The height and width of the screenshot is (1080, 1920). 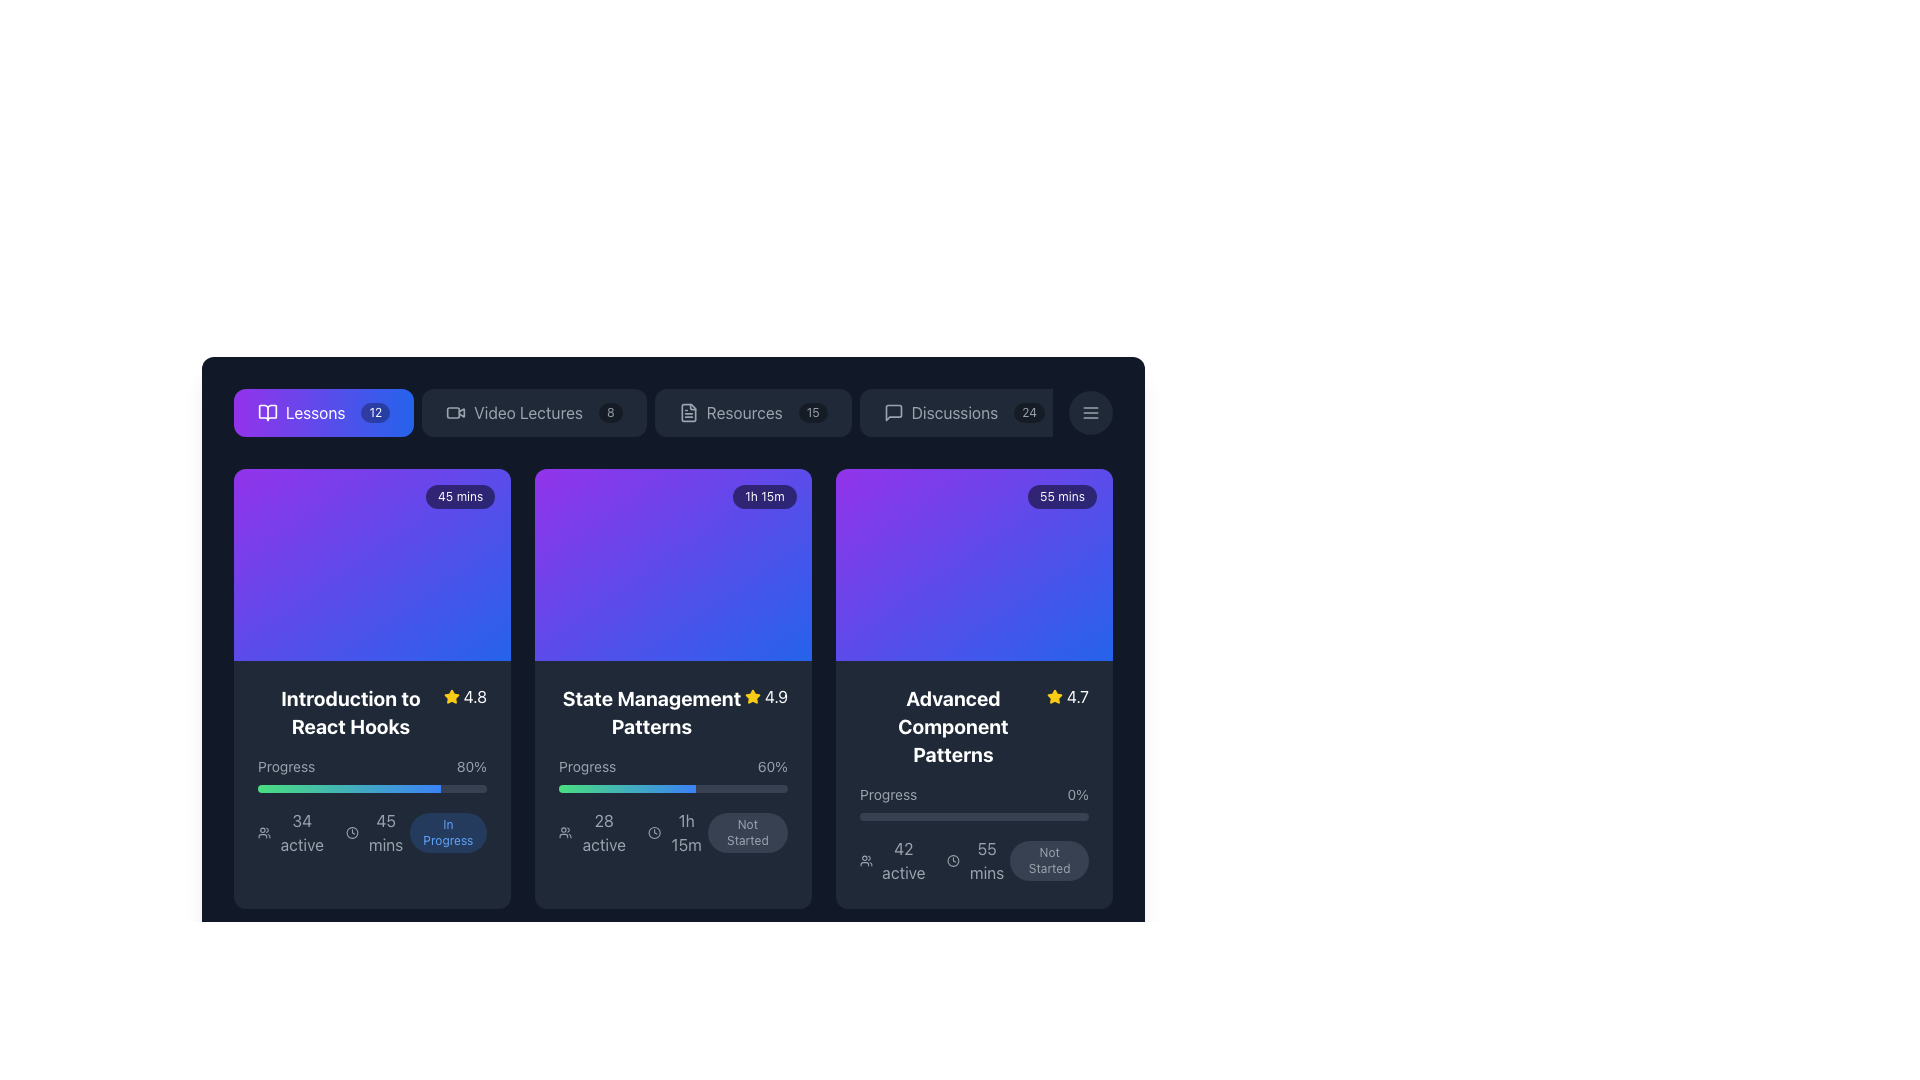 What do you see at coordinates (534, 411) in the screenshot?
I see `the 'Video Lectures' button, which has a dark gray background, light gray text, a video icon on the left, and a badge with the number '8' on the right` at bounding box center [534, 411].